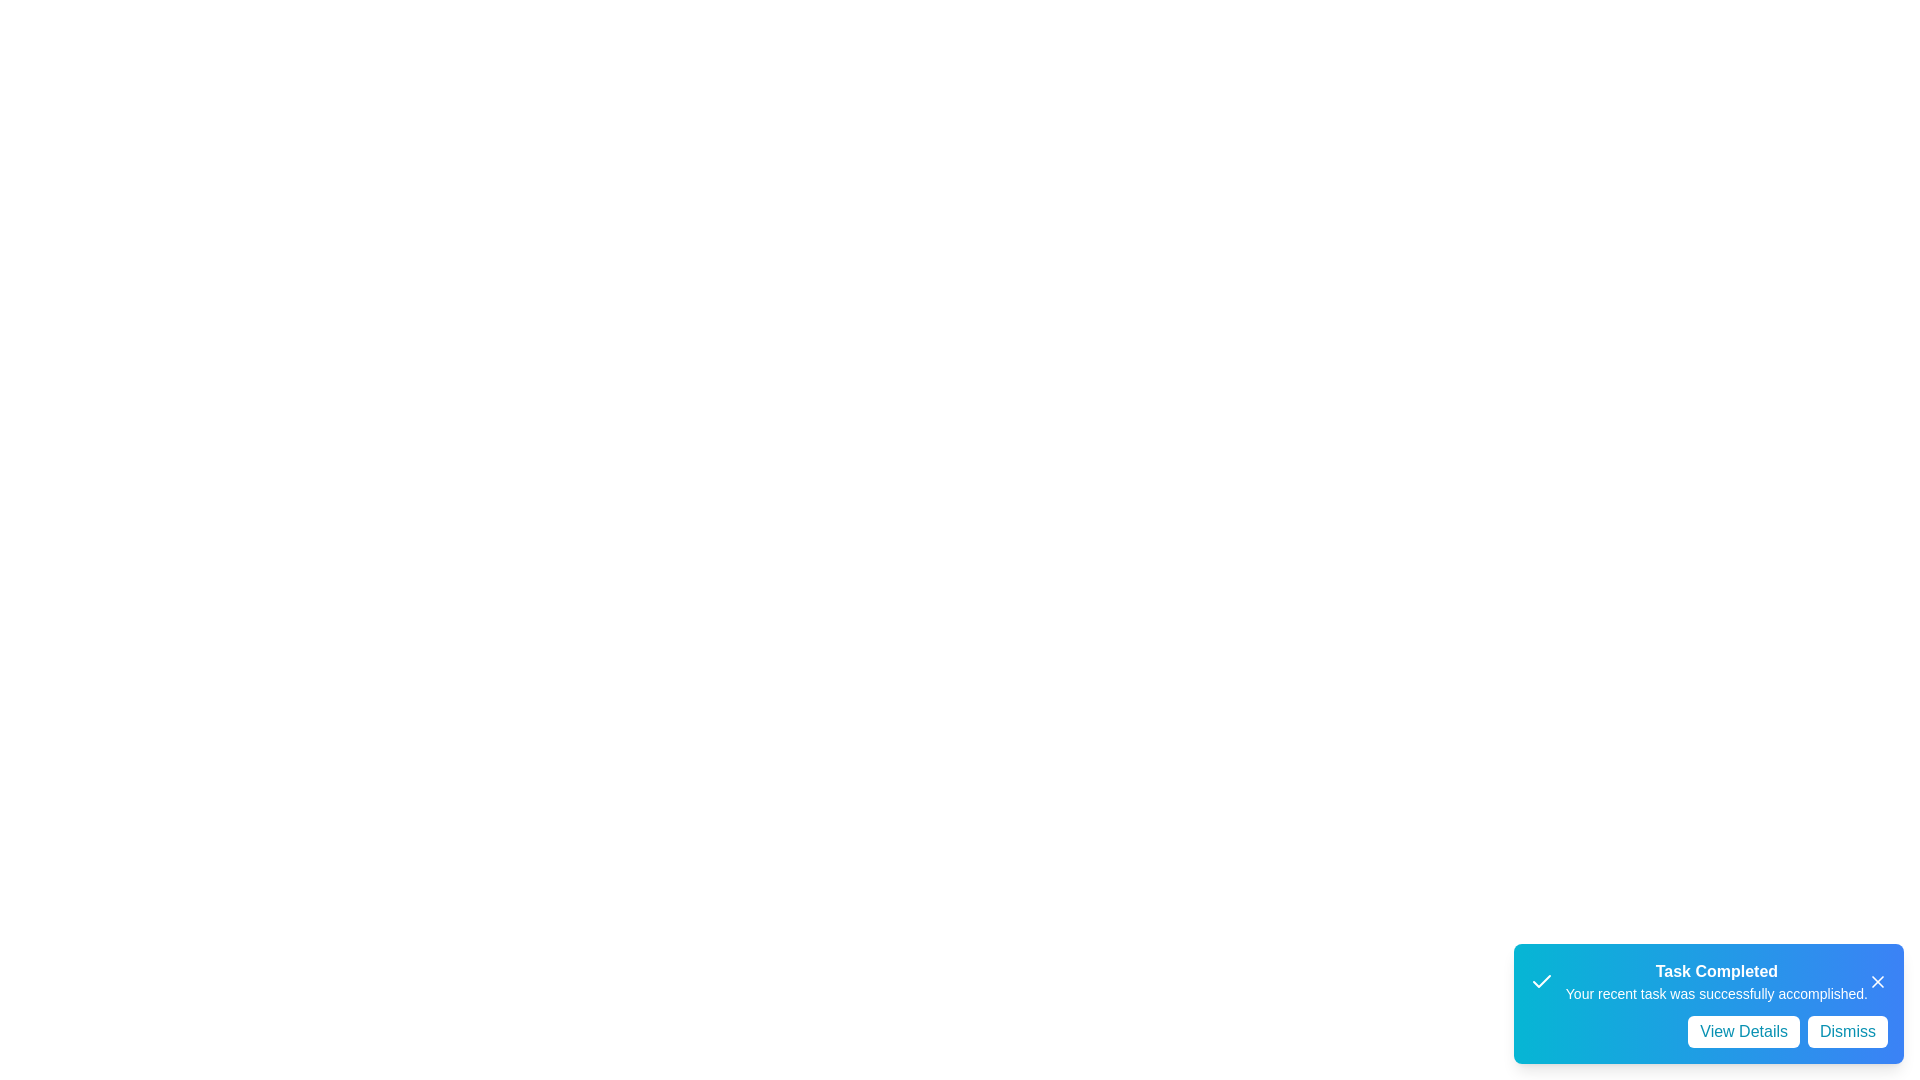 This screenshot has width=1920, height=1080. What do you see at coordinates (1715, 981) in the screenshot?
I see `the text block within the notification component that communicates the successful completion of a task, located in the bottom-right section of the interface` at bounding box center [1715, 981].